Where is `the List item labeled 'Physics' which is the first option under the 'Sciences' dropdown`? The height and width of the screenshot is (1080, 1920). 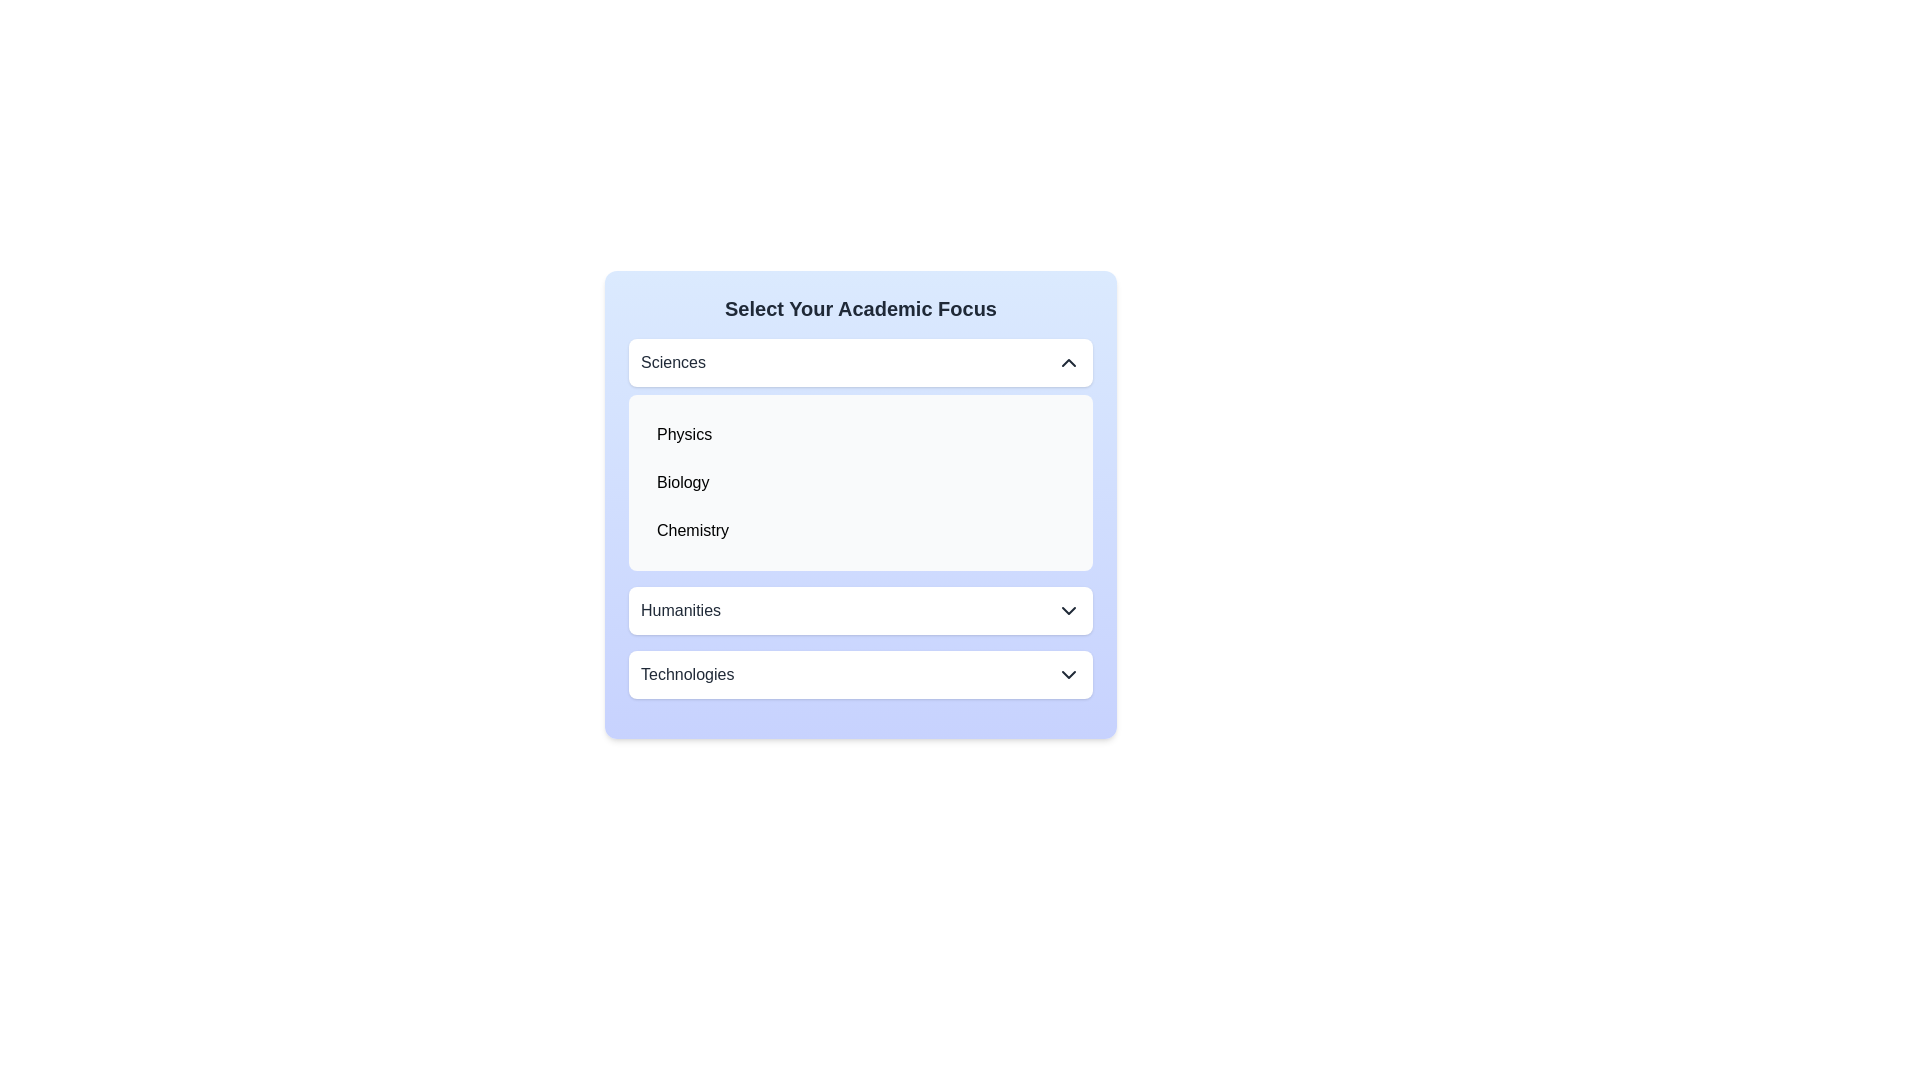
the List item labeled 'Physics' which is the first option under the 'Sciences' dropdown is located at coordinates (860, 434).